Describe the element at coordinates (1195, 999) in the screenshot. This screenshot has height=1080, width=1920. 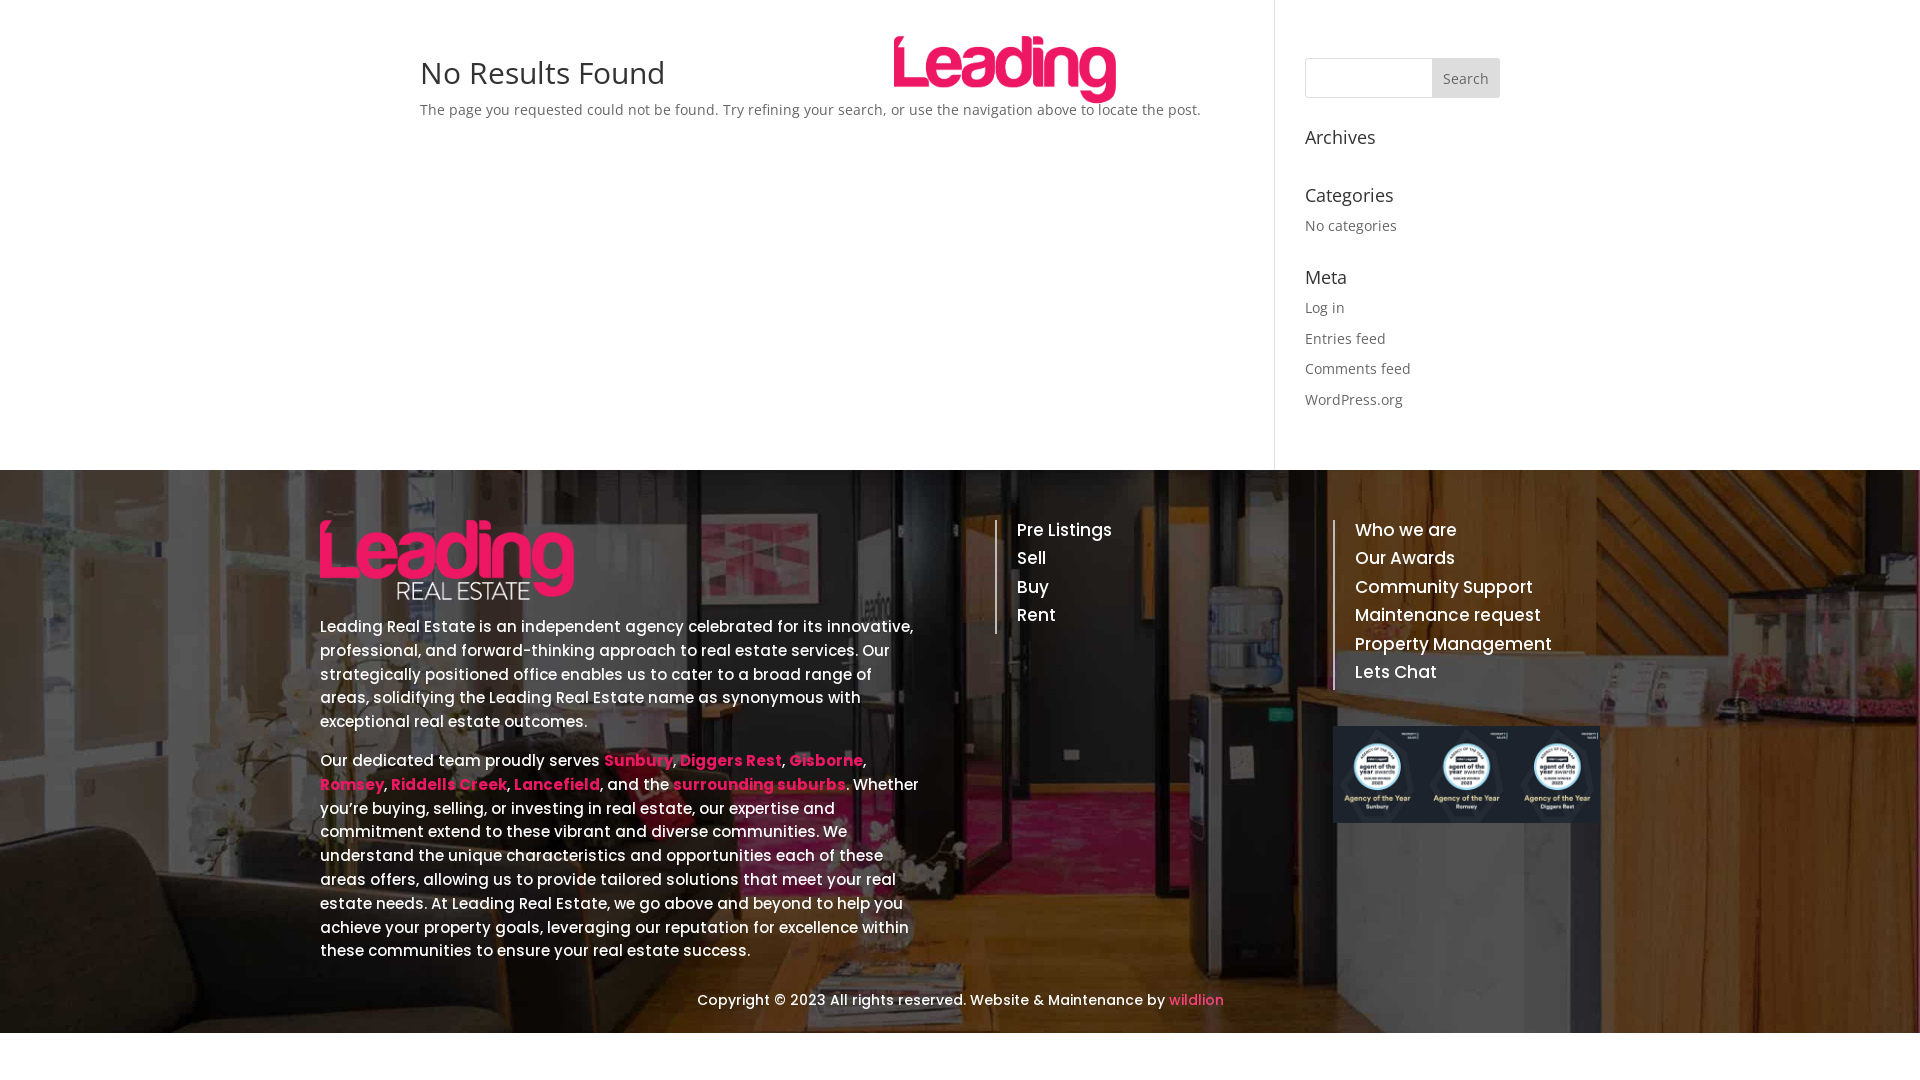
I see `'wildlion'` at that location.